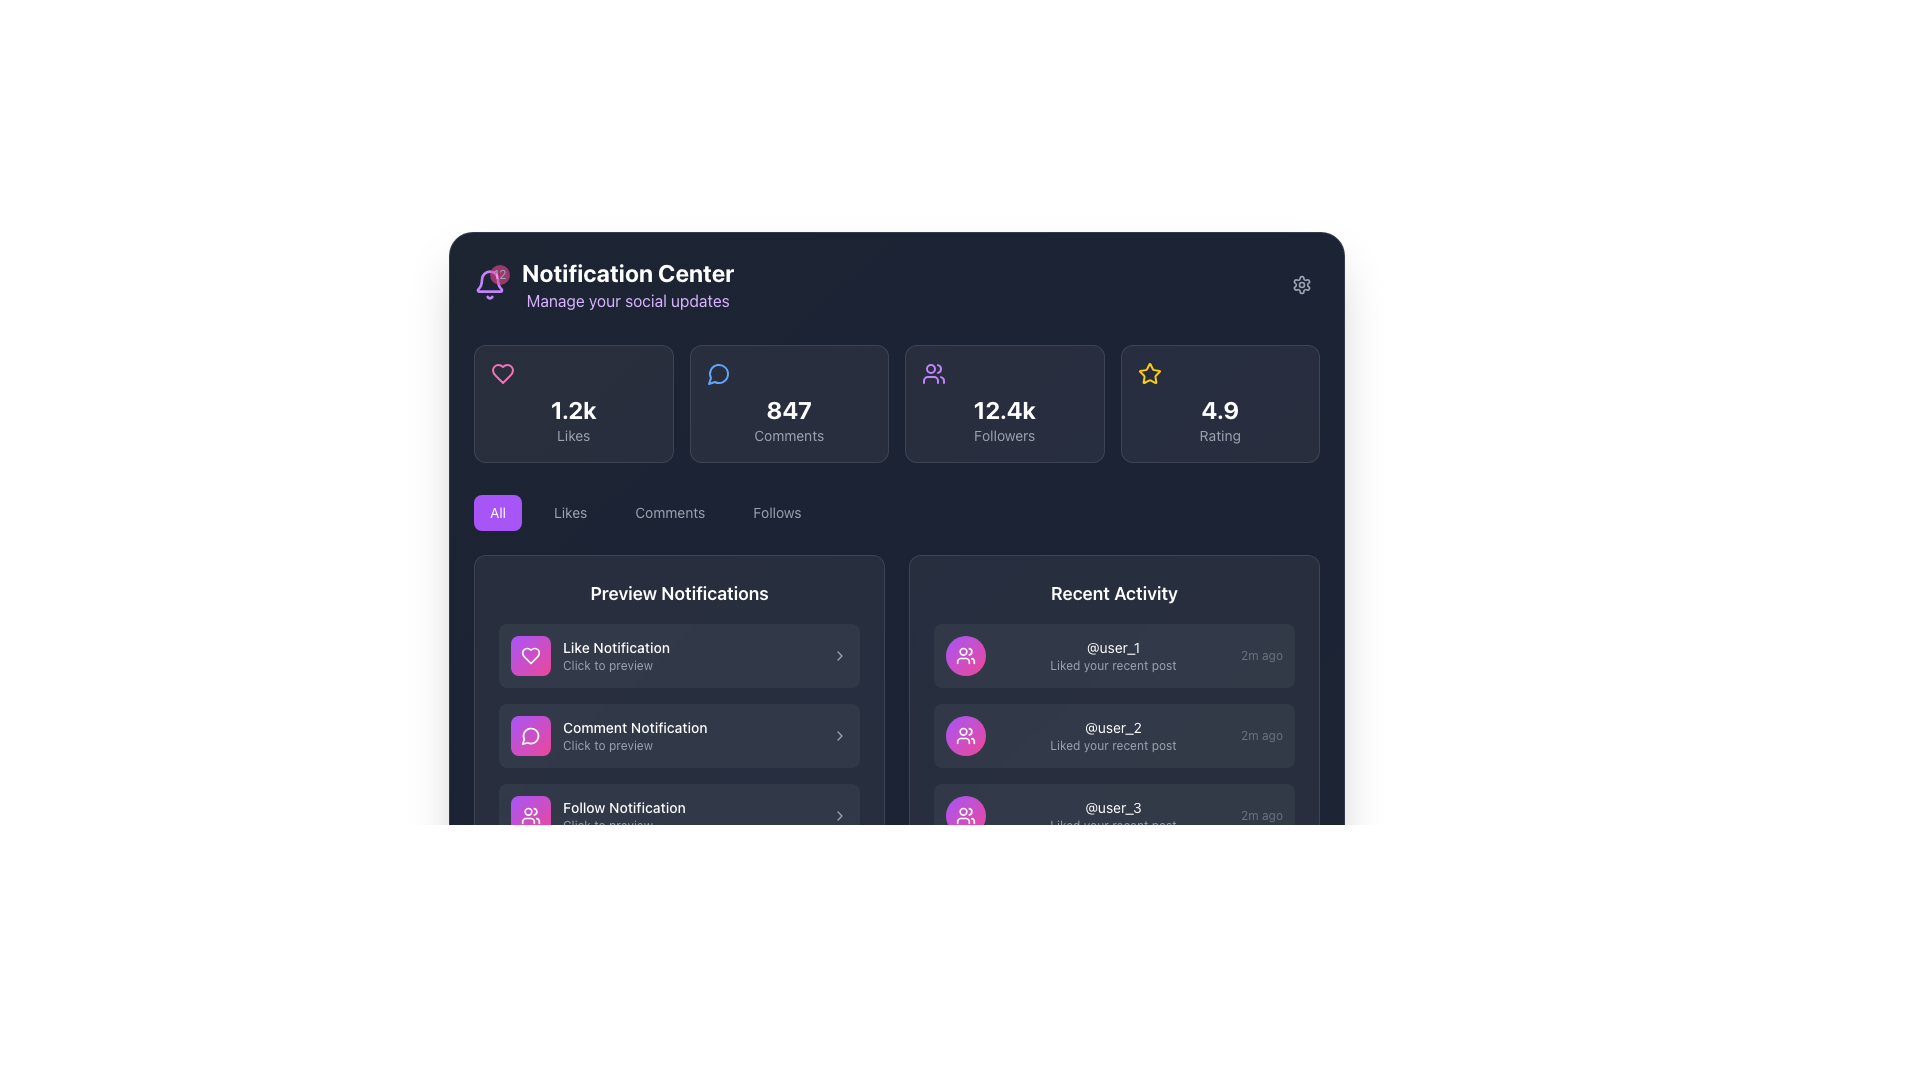  What do you see at coordinates (1112, 806) in the screenshot?
I see `the Text label '@user_3' which identifies the user associated with the notification of interaction in the 'Recent Activity' section` at bounding box center [1112, 806].